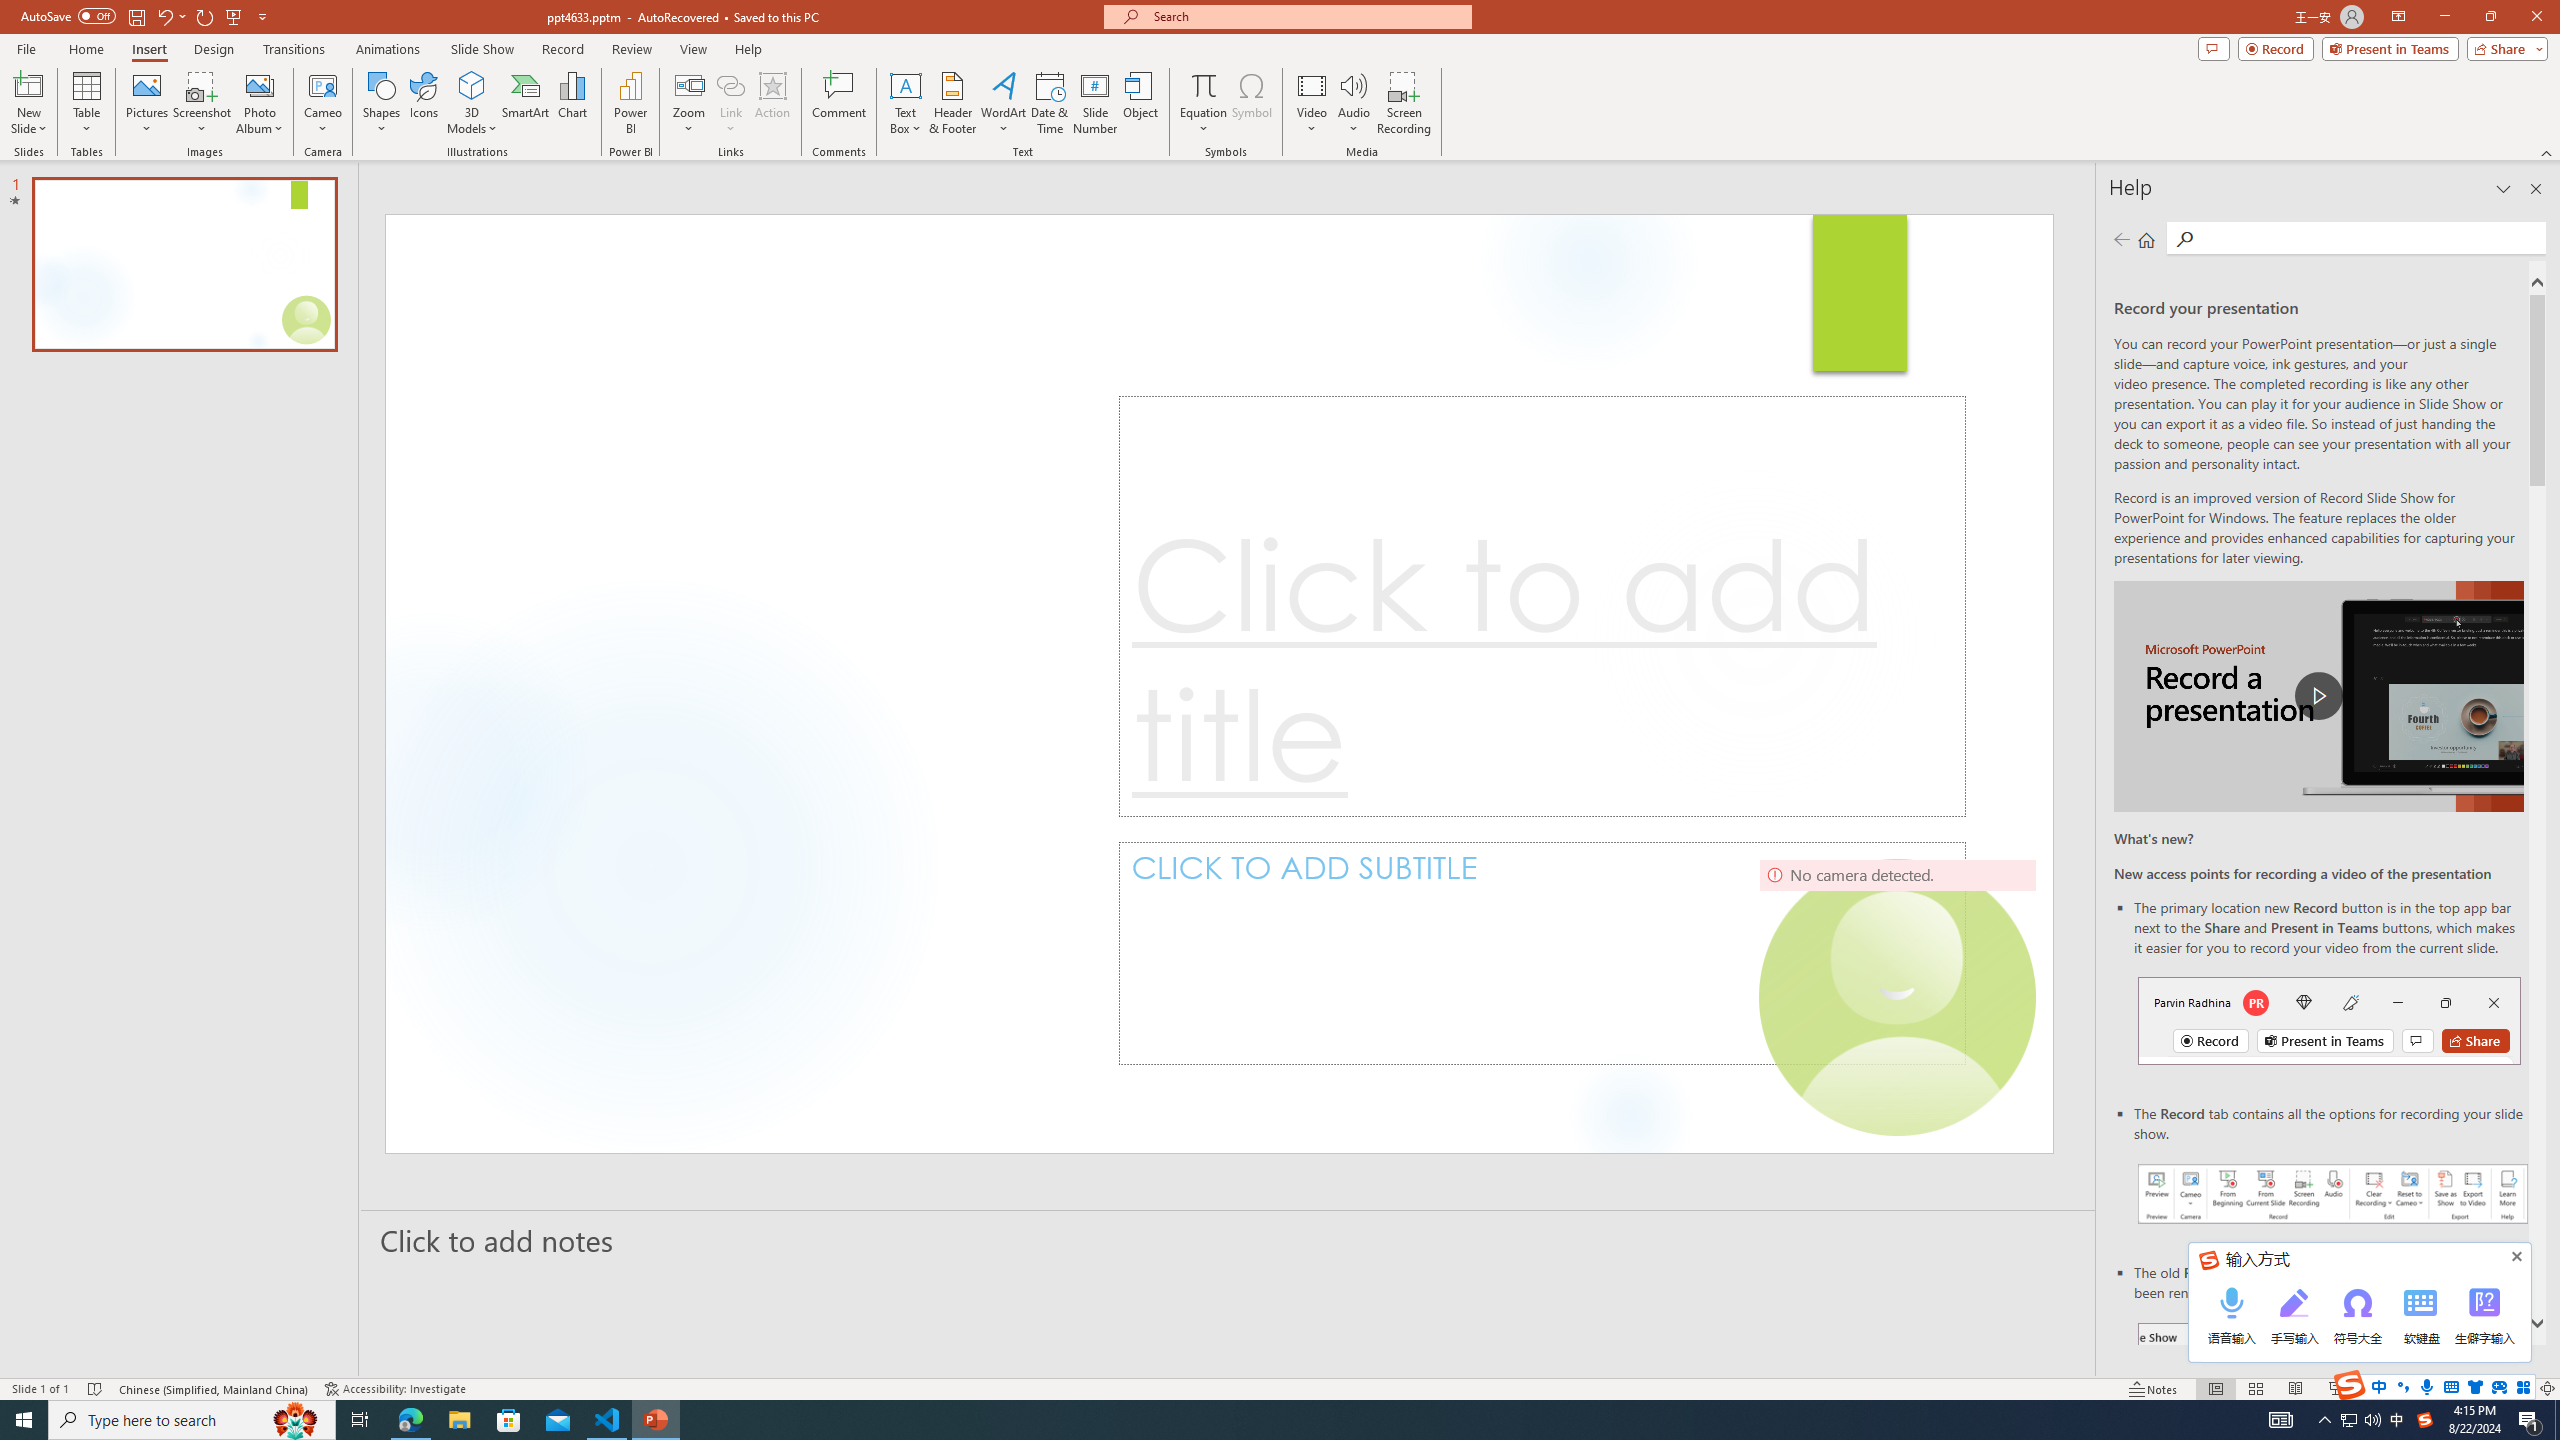 The height and width of the screenshot is (1440, 2560). Describe the element at coordinates (729, 103) in the screenshot. I see `'Link'` at that location.